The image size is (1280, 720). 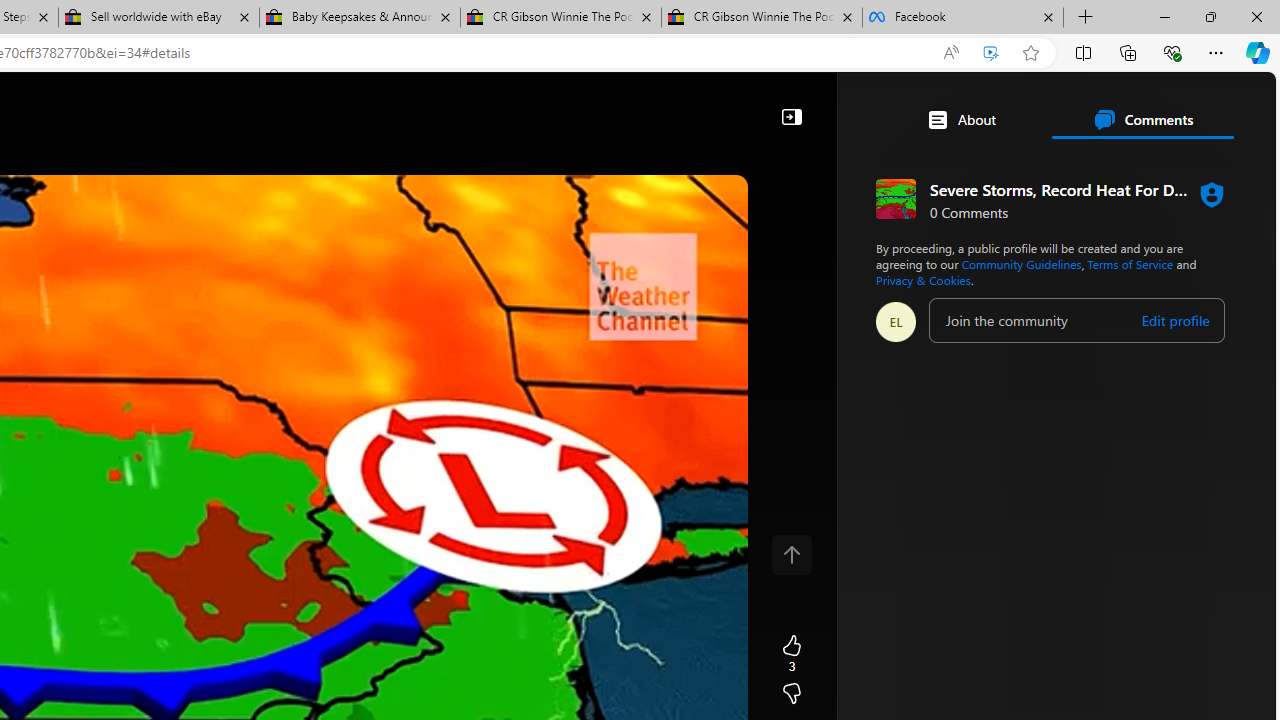 What do you see at coordinates (895, 320) in the screenshot?
I see `'Profile Picture'` at bounding box center [895, 320].